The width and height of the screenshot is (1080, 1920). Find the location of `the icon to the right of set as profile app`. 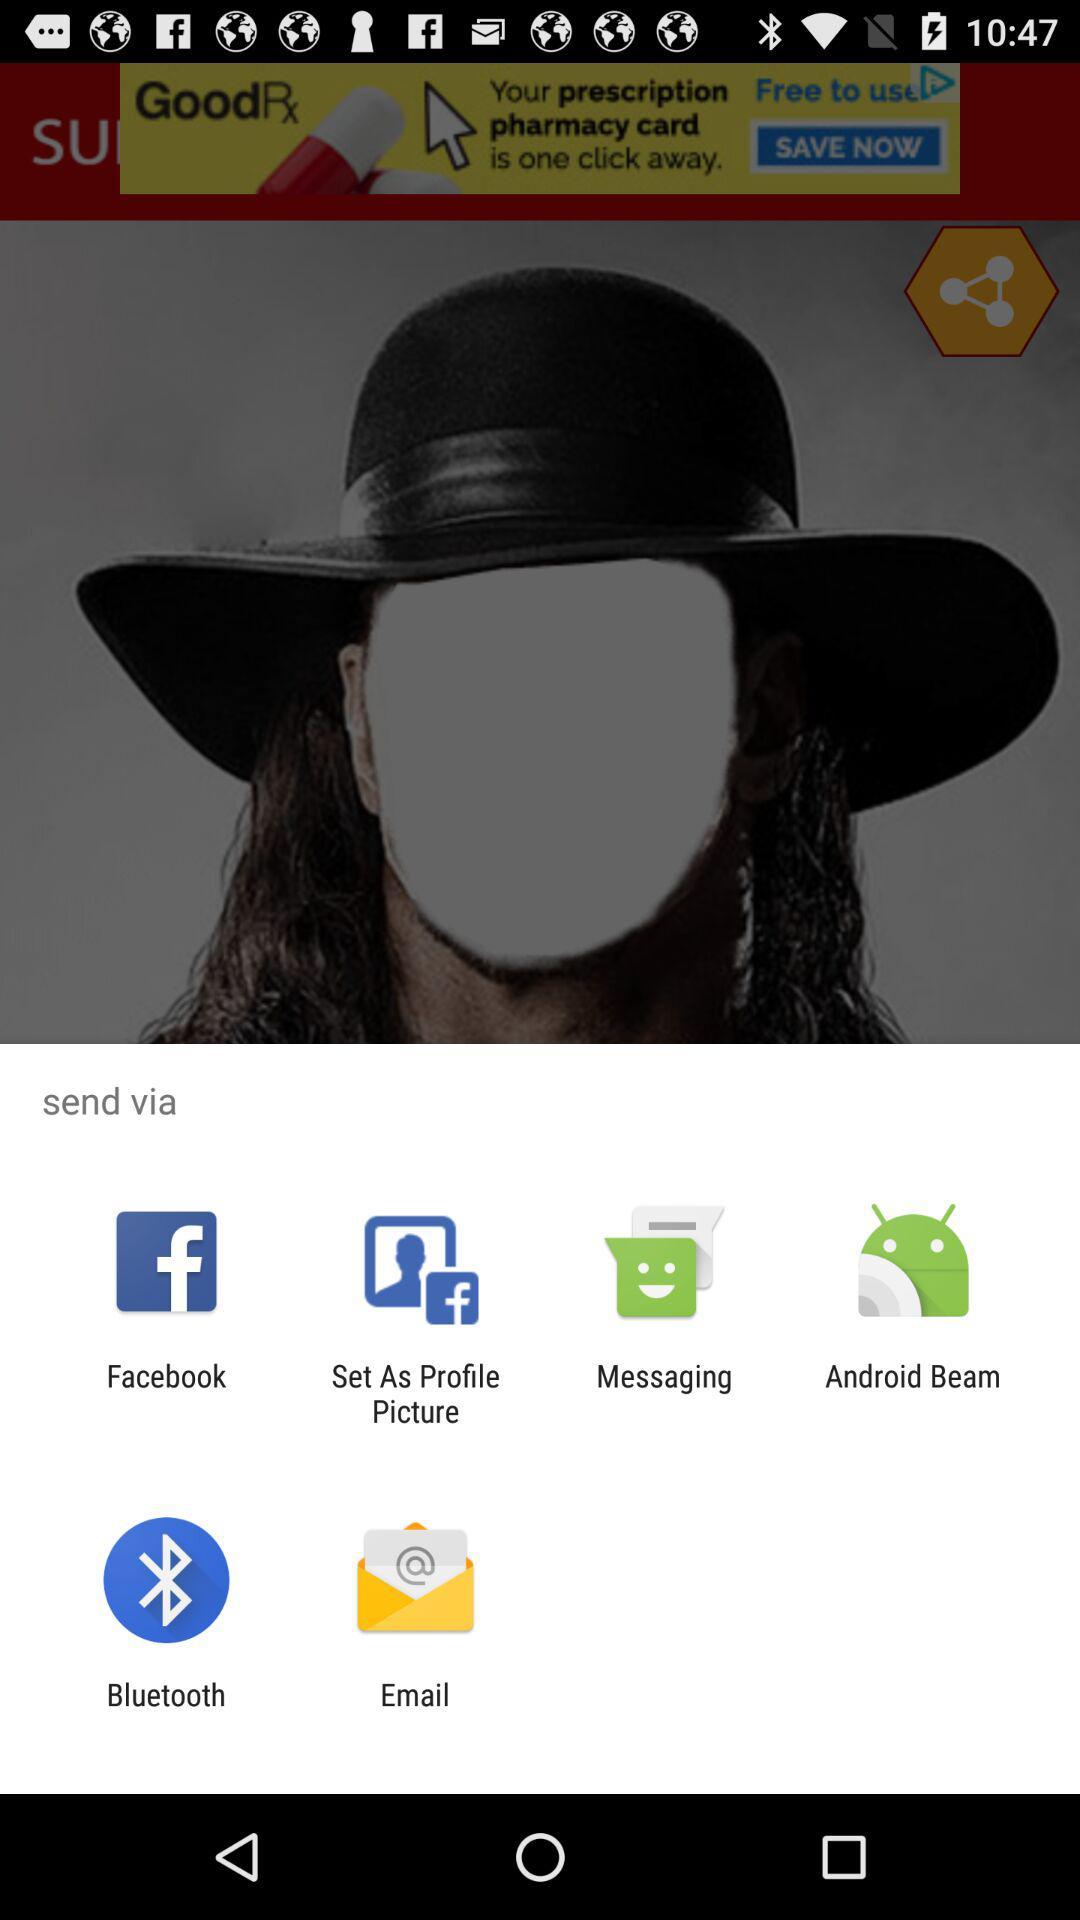

the icon to the right of set as profile app is located at coordinates (664, 1392).